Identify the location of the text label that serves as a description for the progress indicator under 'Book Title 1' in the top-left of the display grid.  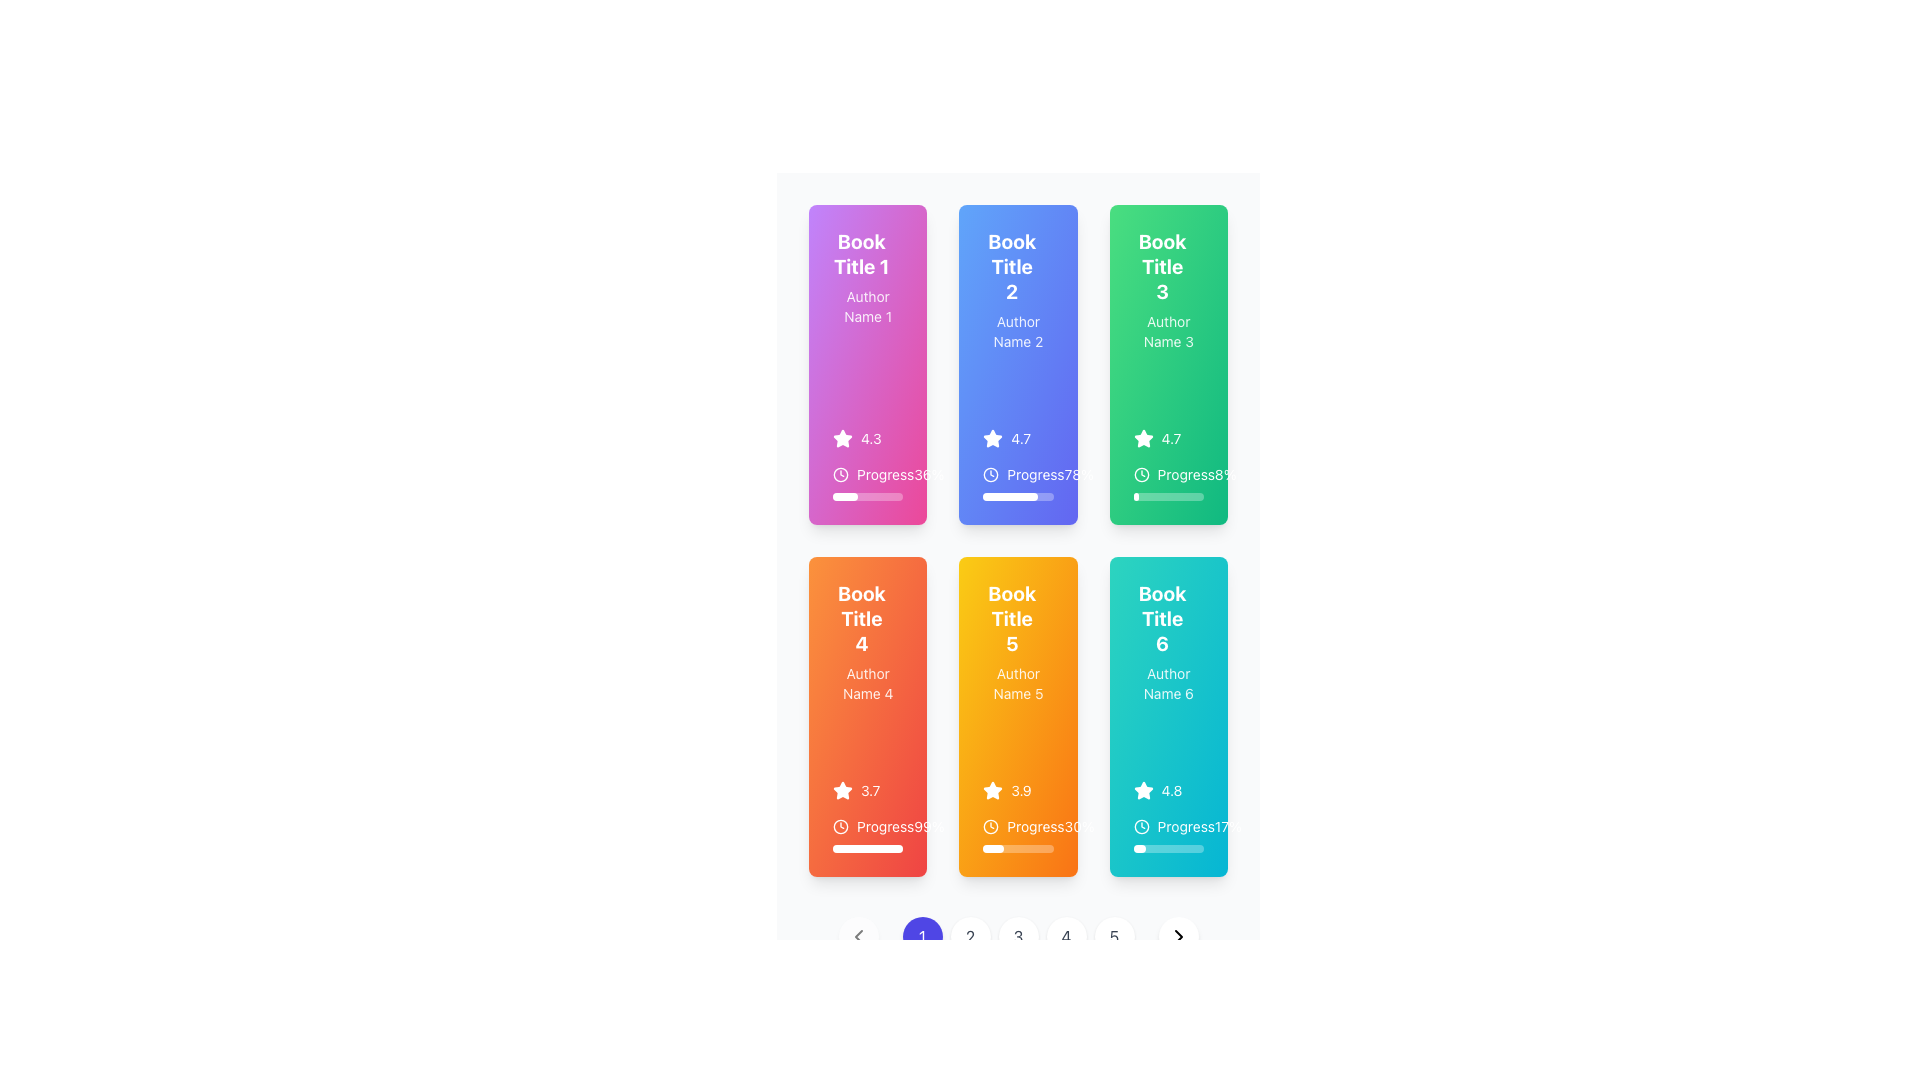
(873, 474).